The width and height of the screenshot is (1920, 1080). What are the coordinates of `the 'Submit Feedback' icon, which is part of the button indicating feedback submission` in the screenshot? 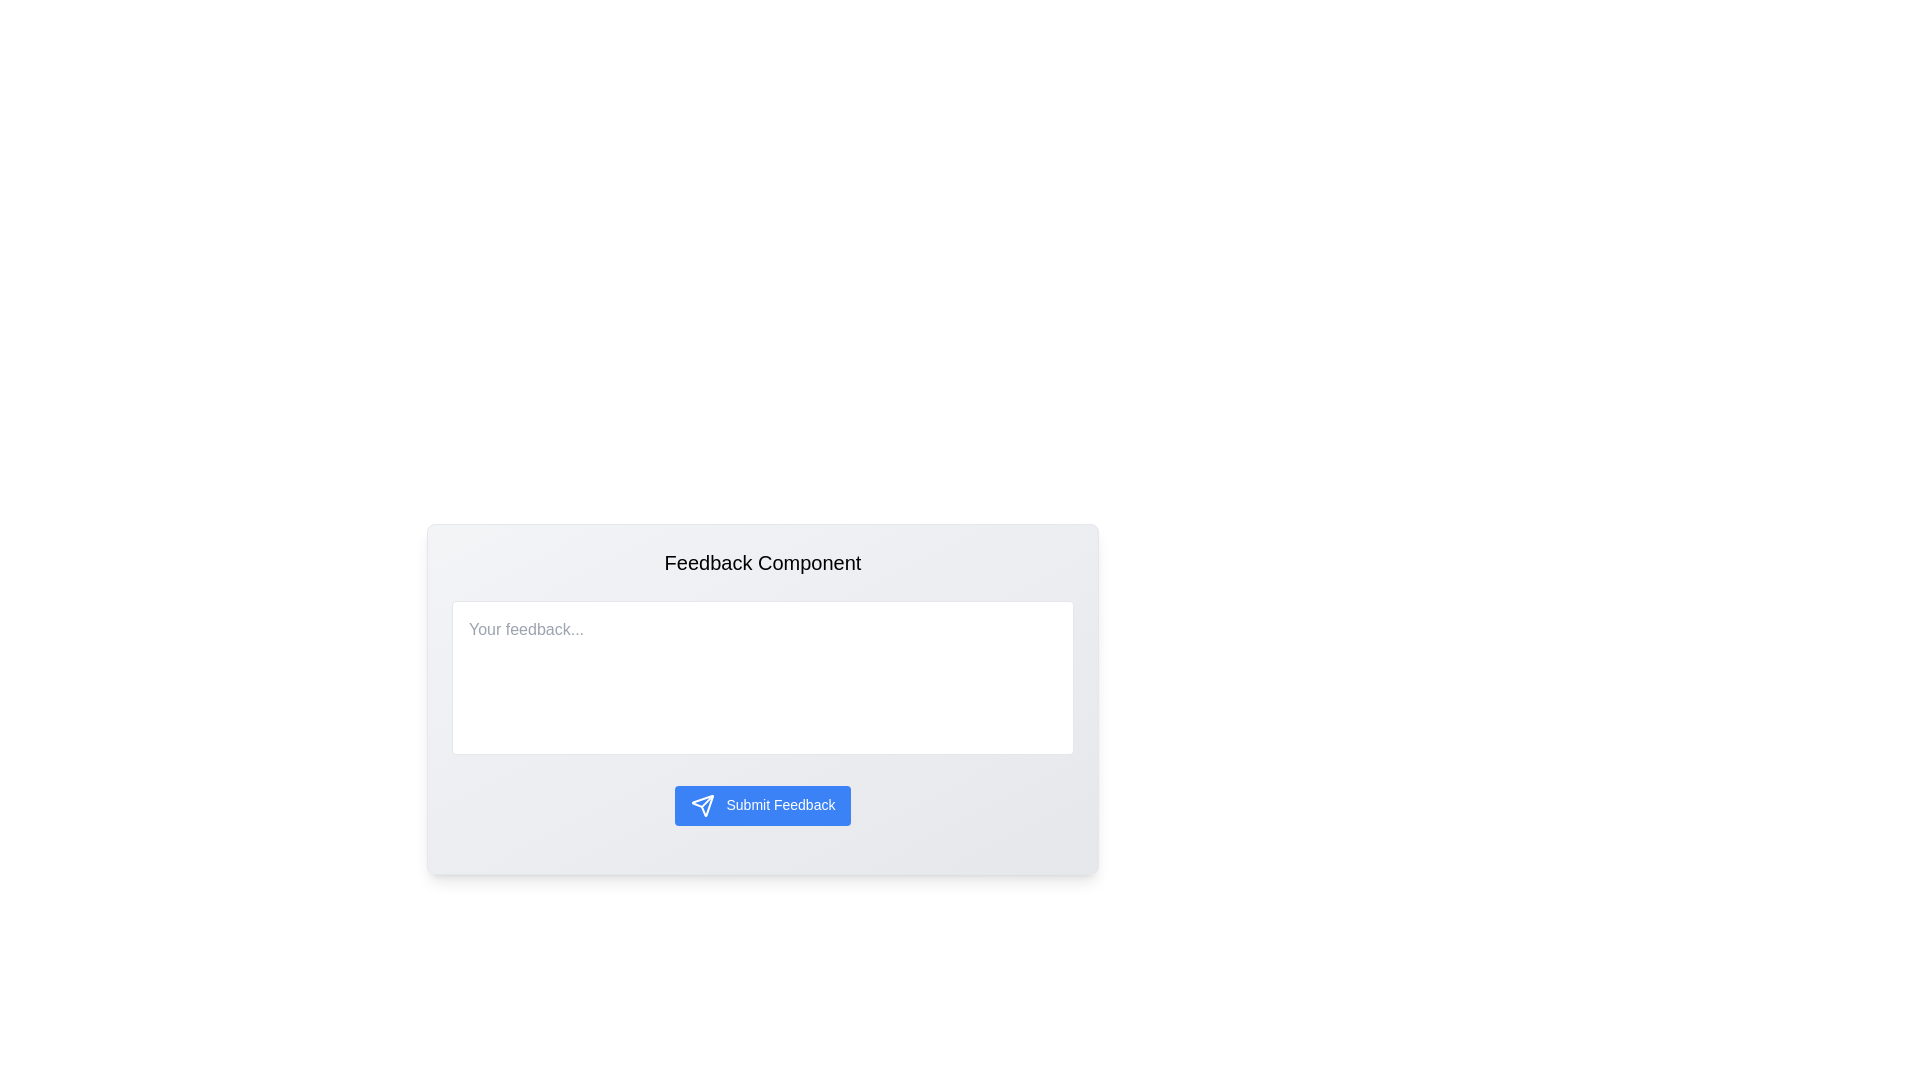 It's located at (702, 805).